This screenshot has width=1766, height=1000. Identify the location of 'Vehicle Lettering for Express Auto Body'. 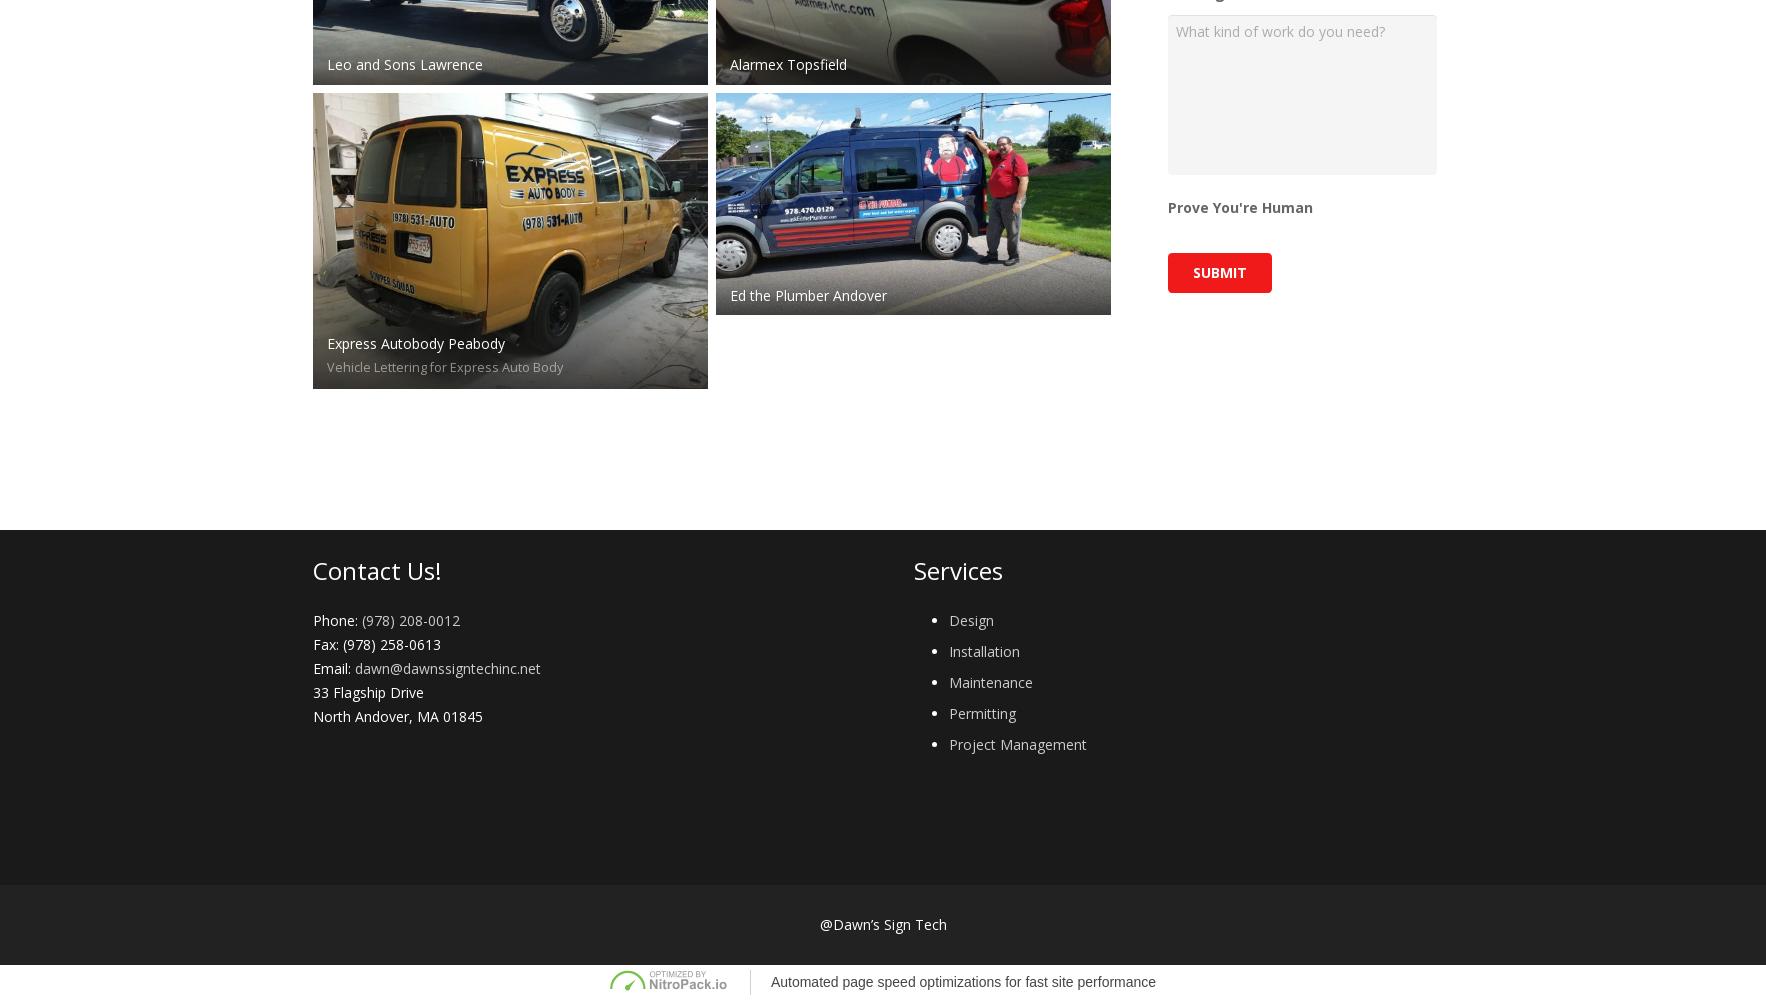
(326, 365).